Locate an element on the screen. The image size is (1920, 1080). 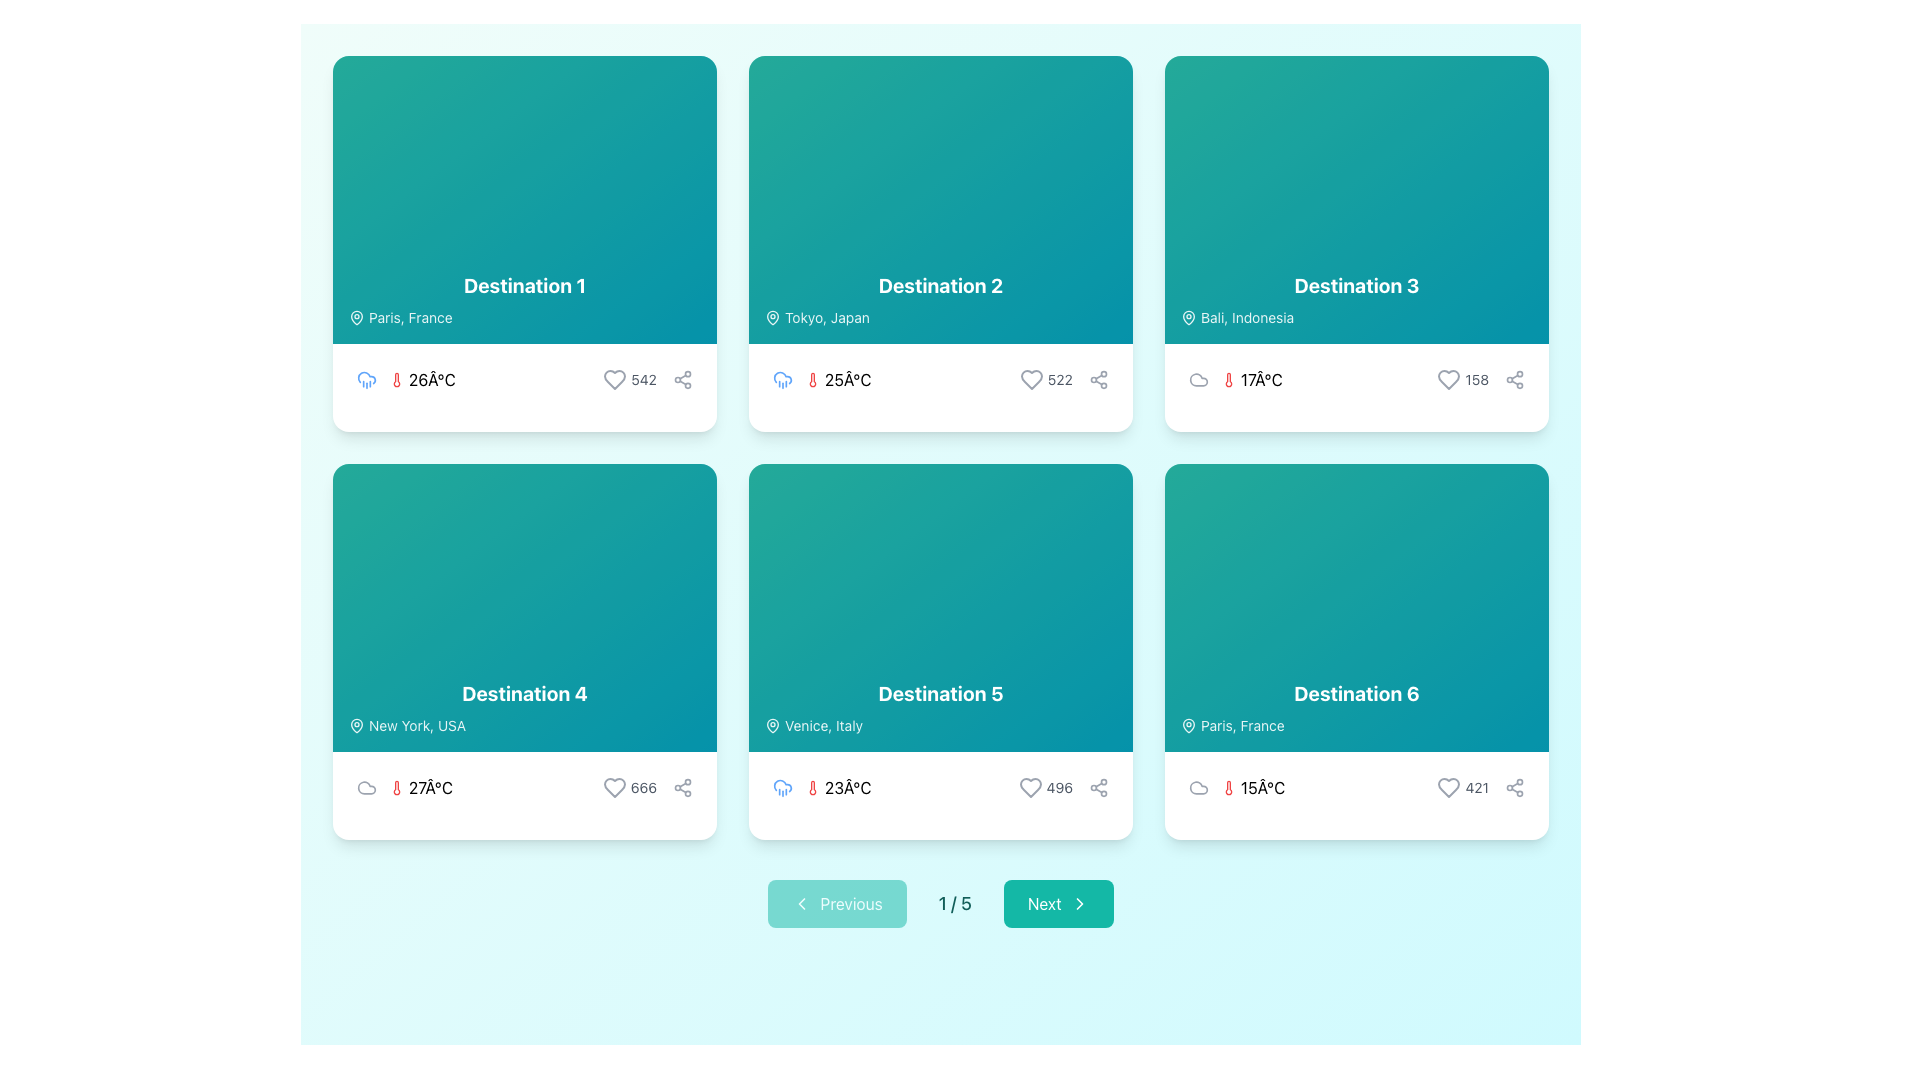
the text label displaying '17Â°C' located in the bottom section of the card labeled 'Destination 3' (Bali, Indonesia), following the thermometer icon is located at coordinates (1260, 380).